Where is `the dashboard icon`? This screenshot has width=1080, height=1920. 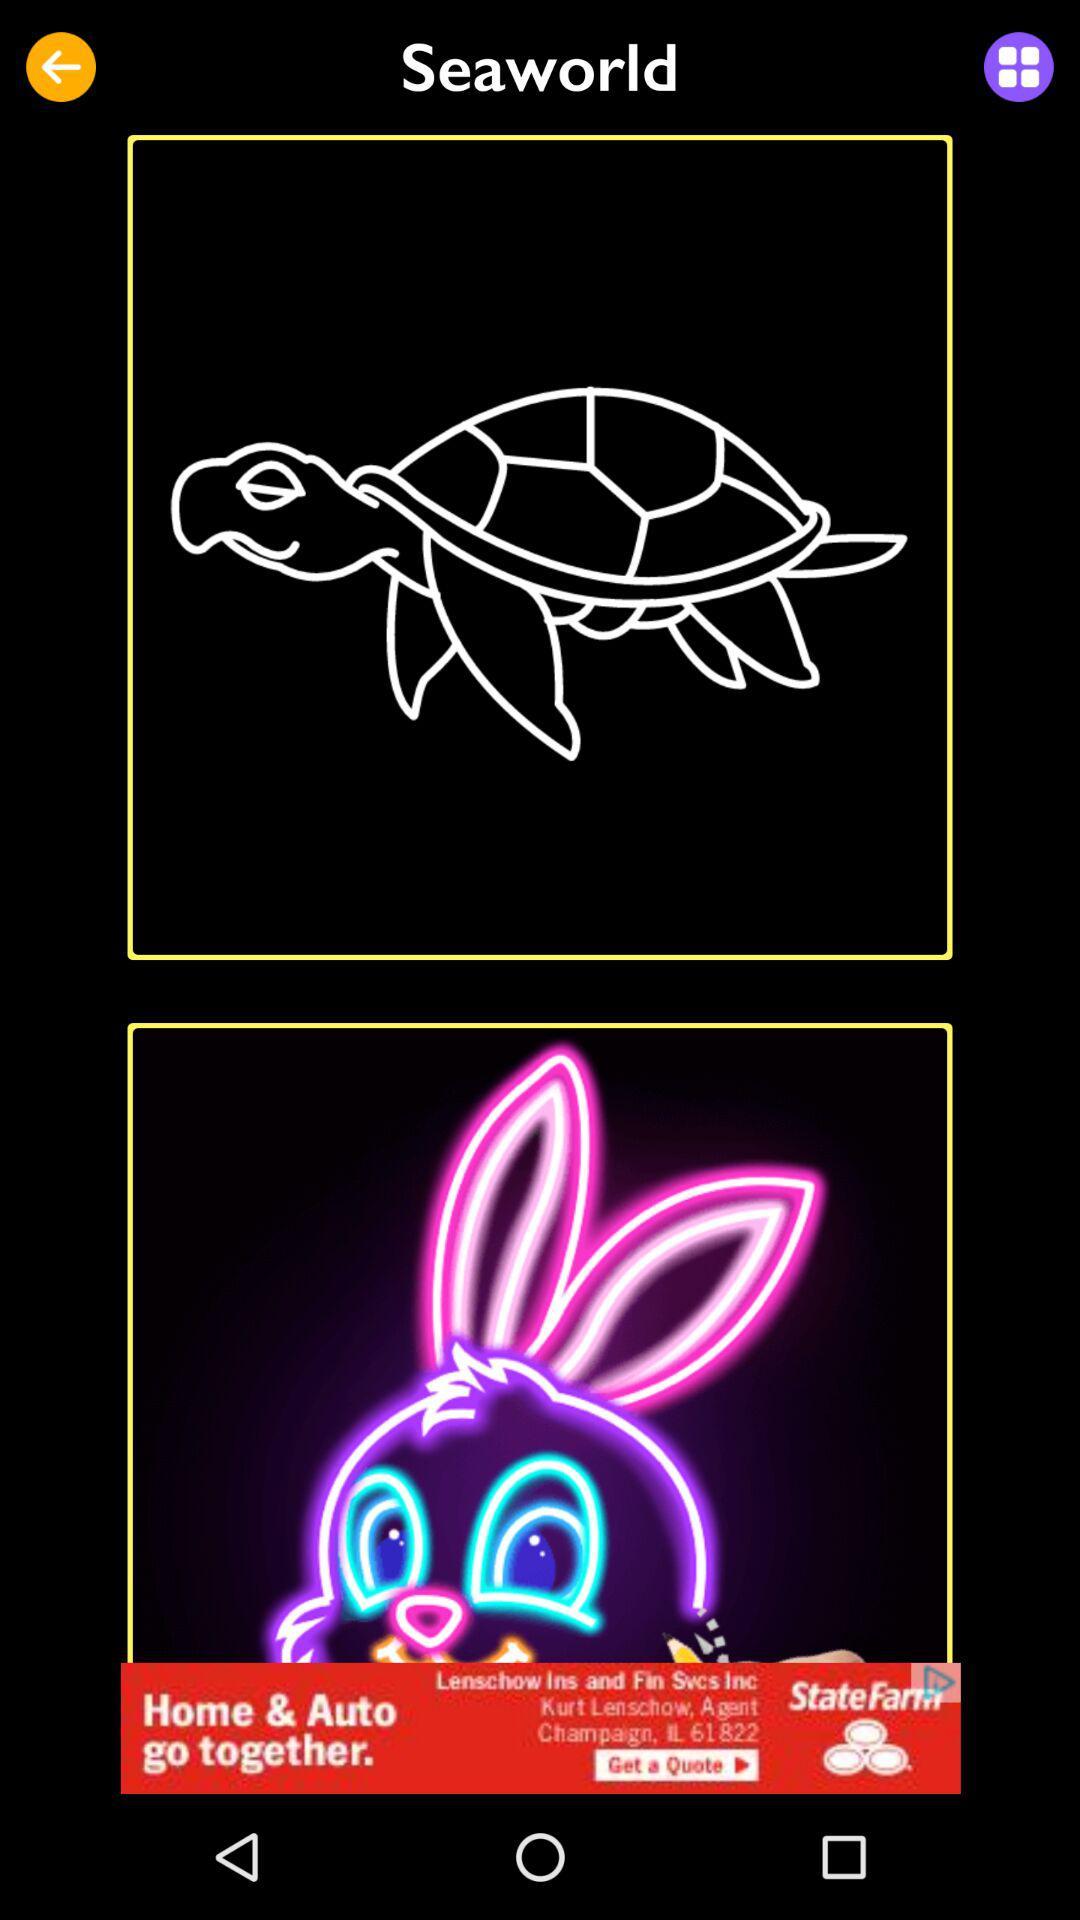
the dashboard icon is located at coordinates (1018, 67).